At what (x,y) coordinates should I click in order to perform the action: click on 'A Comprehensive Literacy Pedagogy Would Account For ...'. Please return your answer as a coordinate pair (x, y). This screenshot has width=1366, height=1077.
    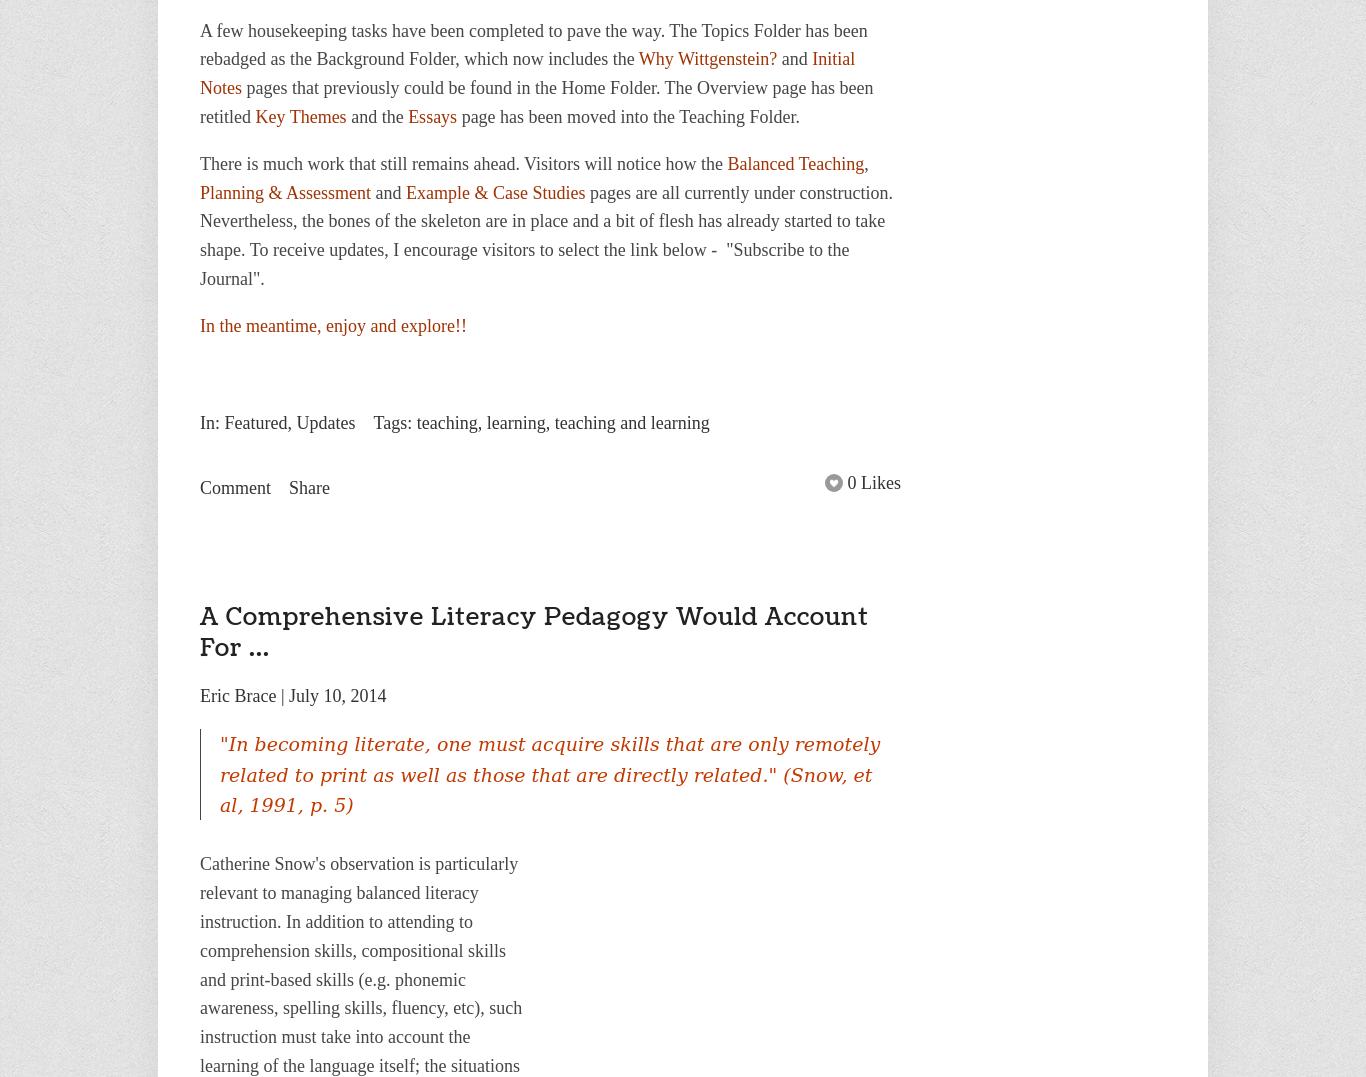
    Looking at the image, I should click on (534, 632).